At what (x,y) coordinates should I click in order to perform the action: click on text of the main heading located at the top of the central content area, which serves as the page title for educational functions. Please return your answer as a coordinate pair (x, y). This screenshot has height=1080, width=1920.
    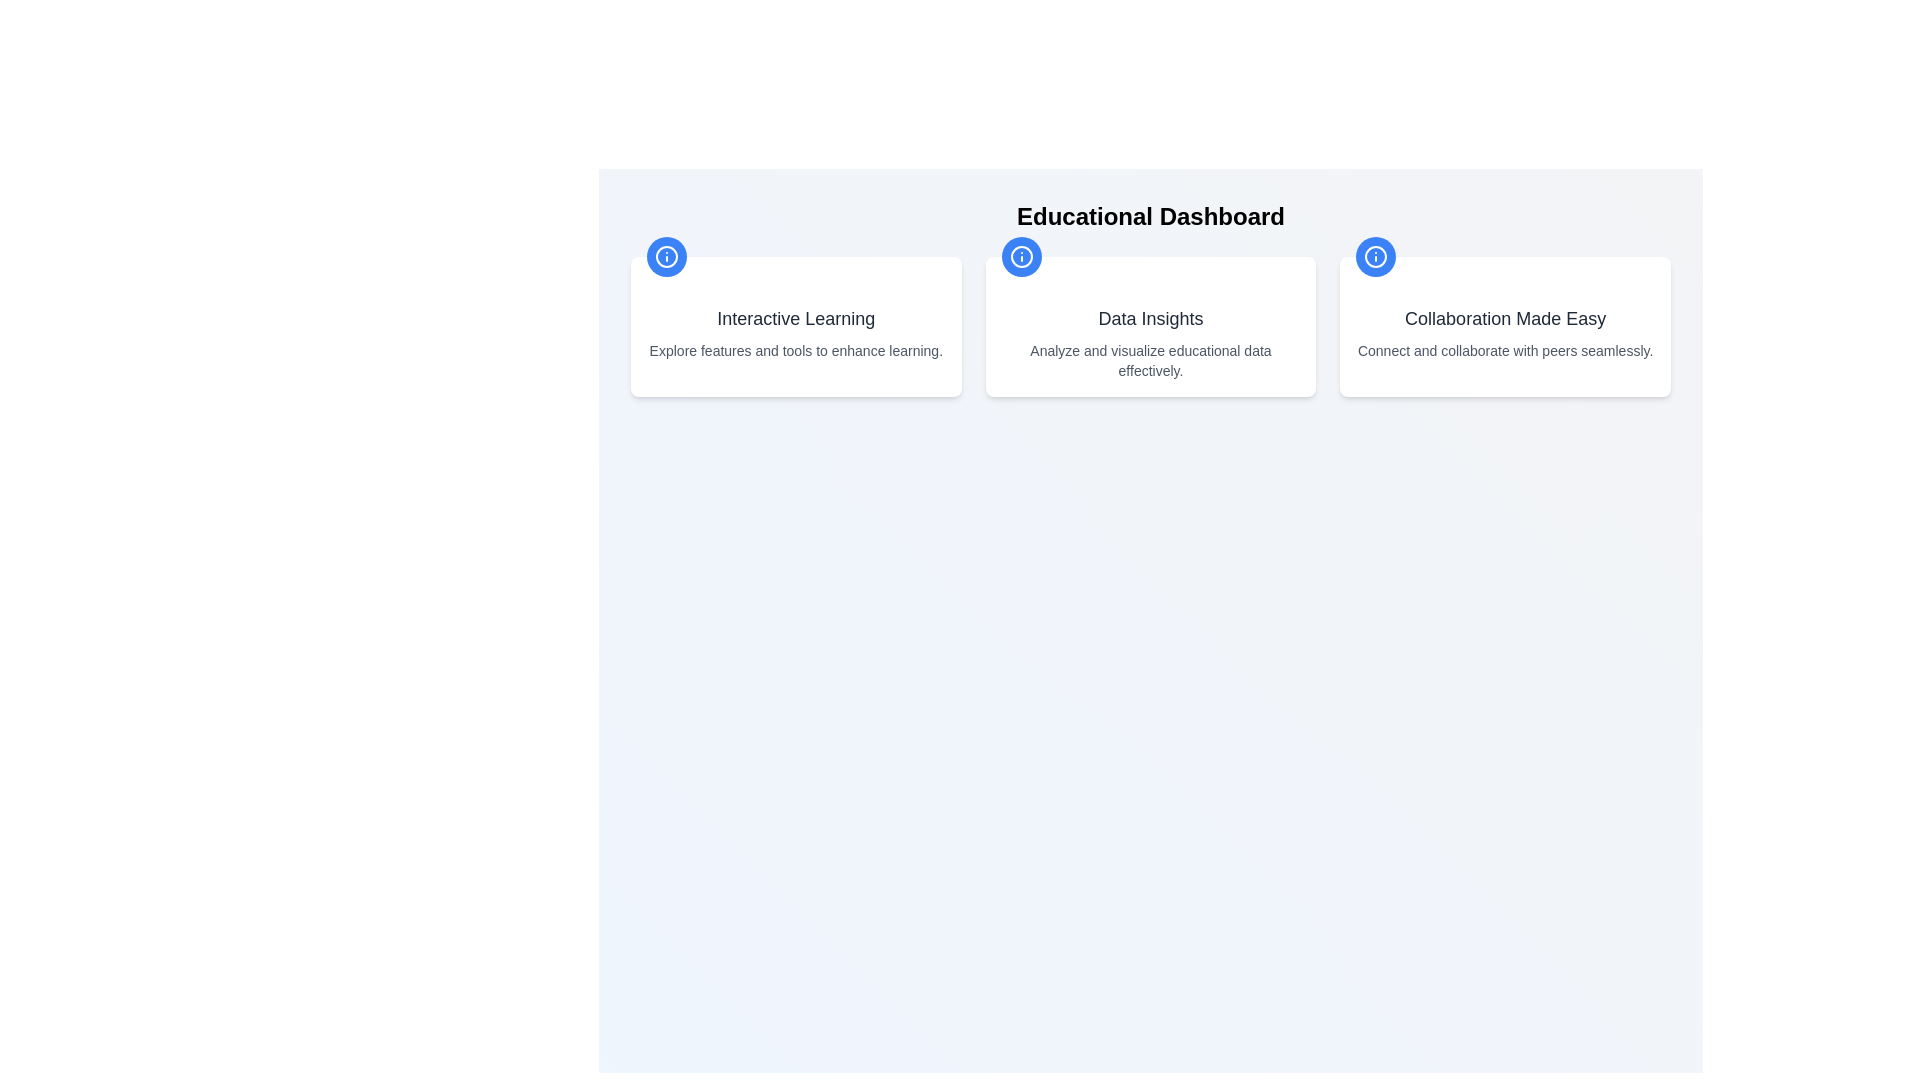
    Looking at the image, I should click on (1151, 216).